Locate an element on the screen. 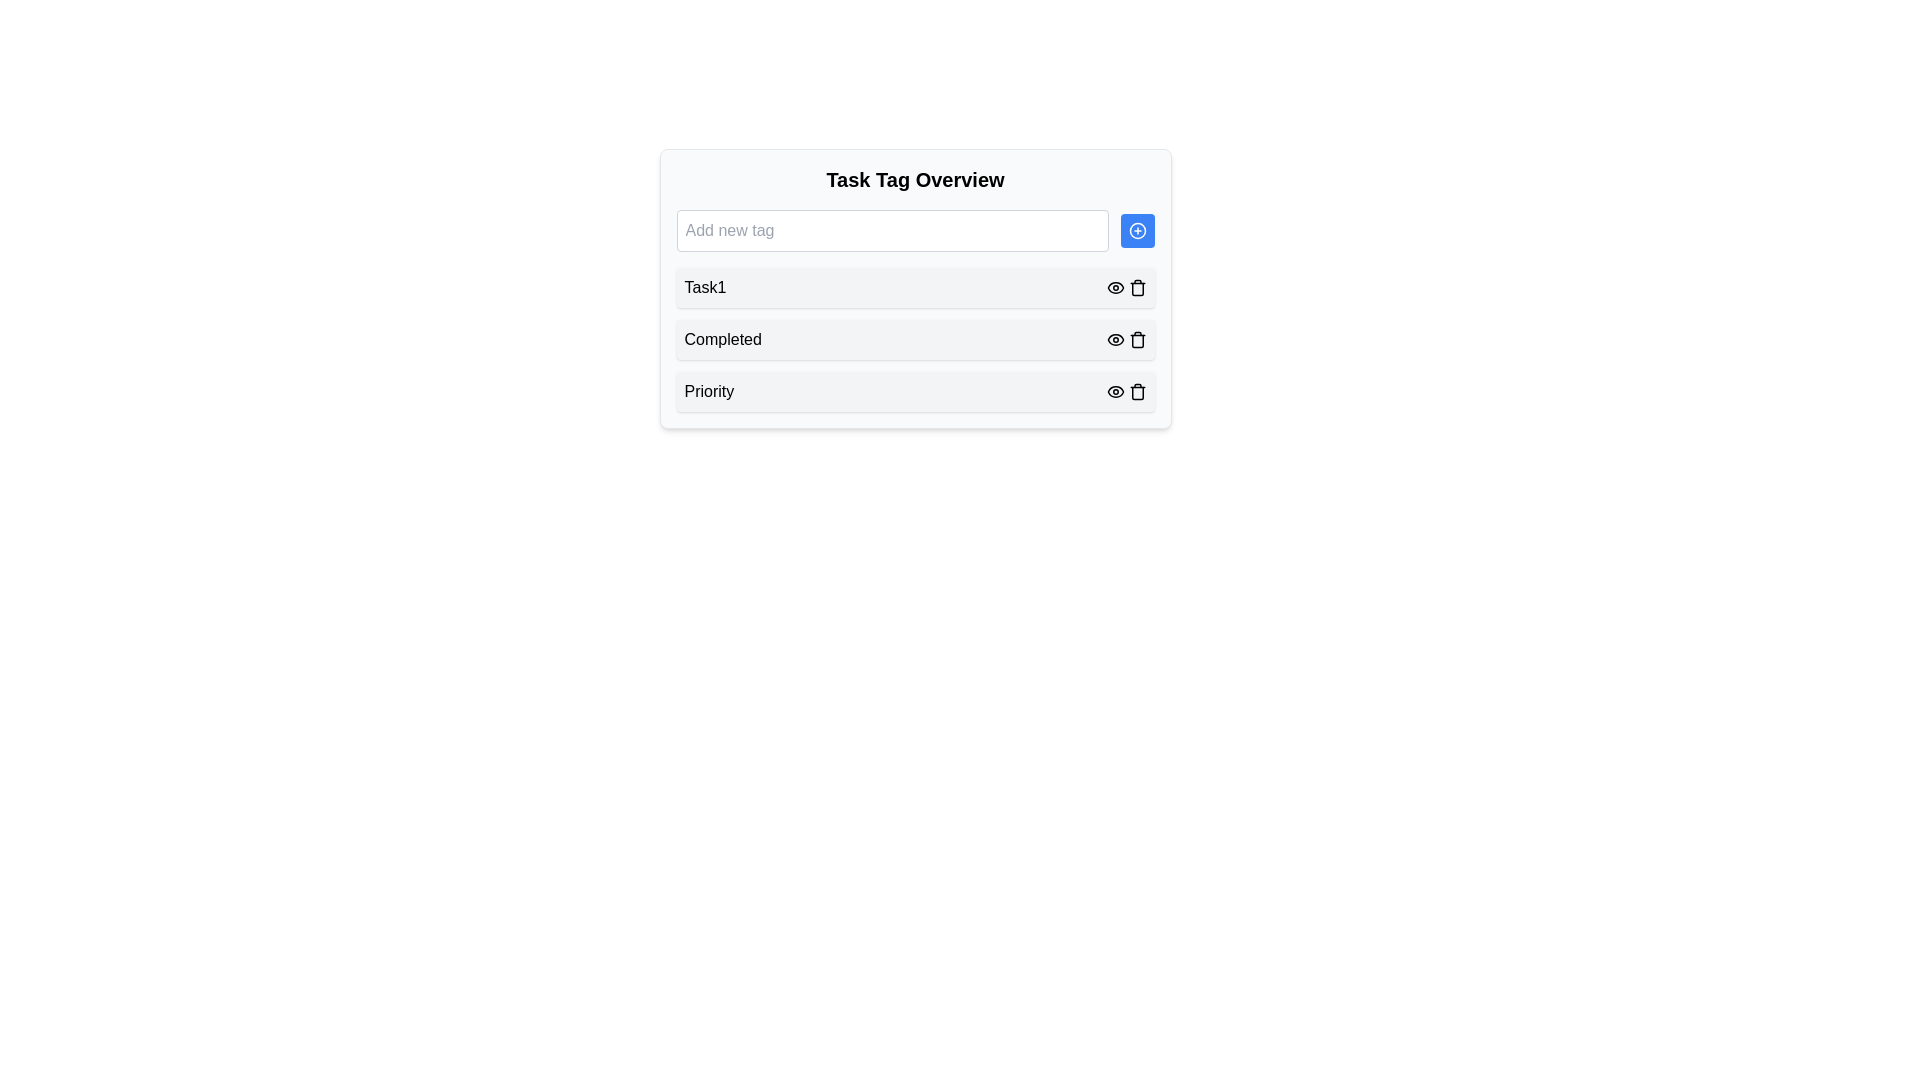  the trash can icon, which serves as a delete button located in the second row of a list of items, positioned to the far right next to an eye-shaped icon is located at coordinates (1137, 338).